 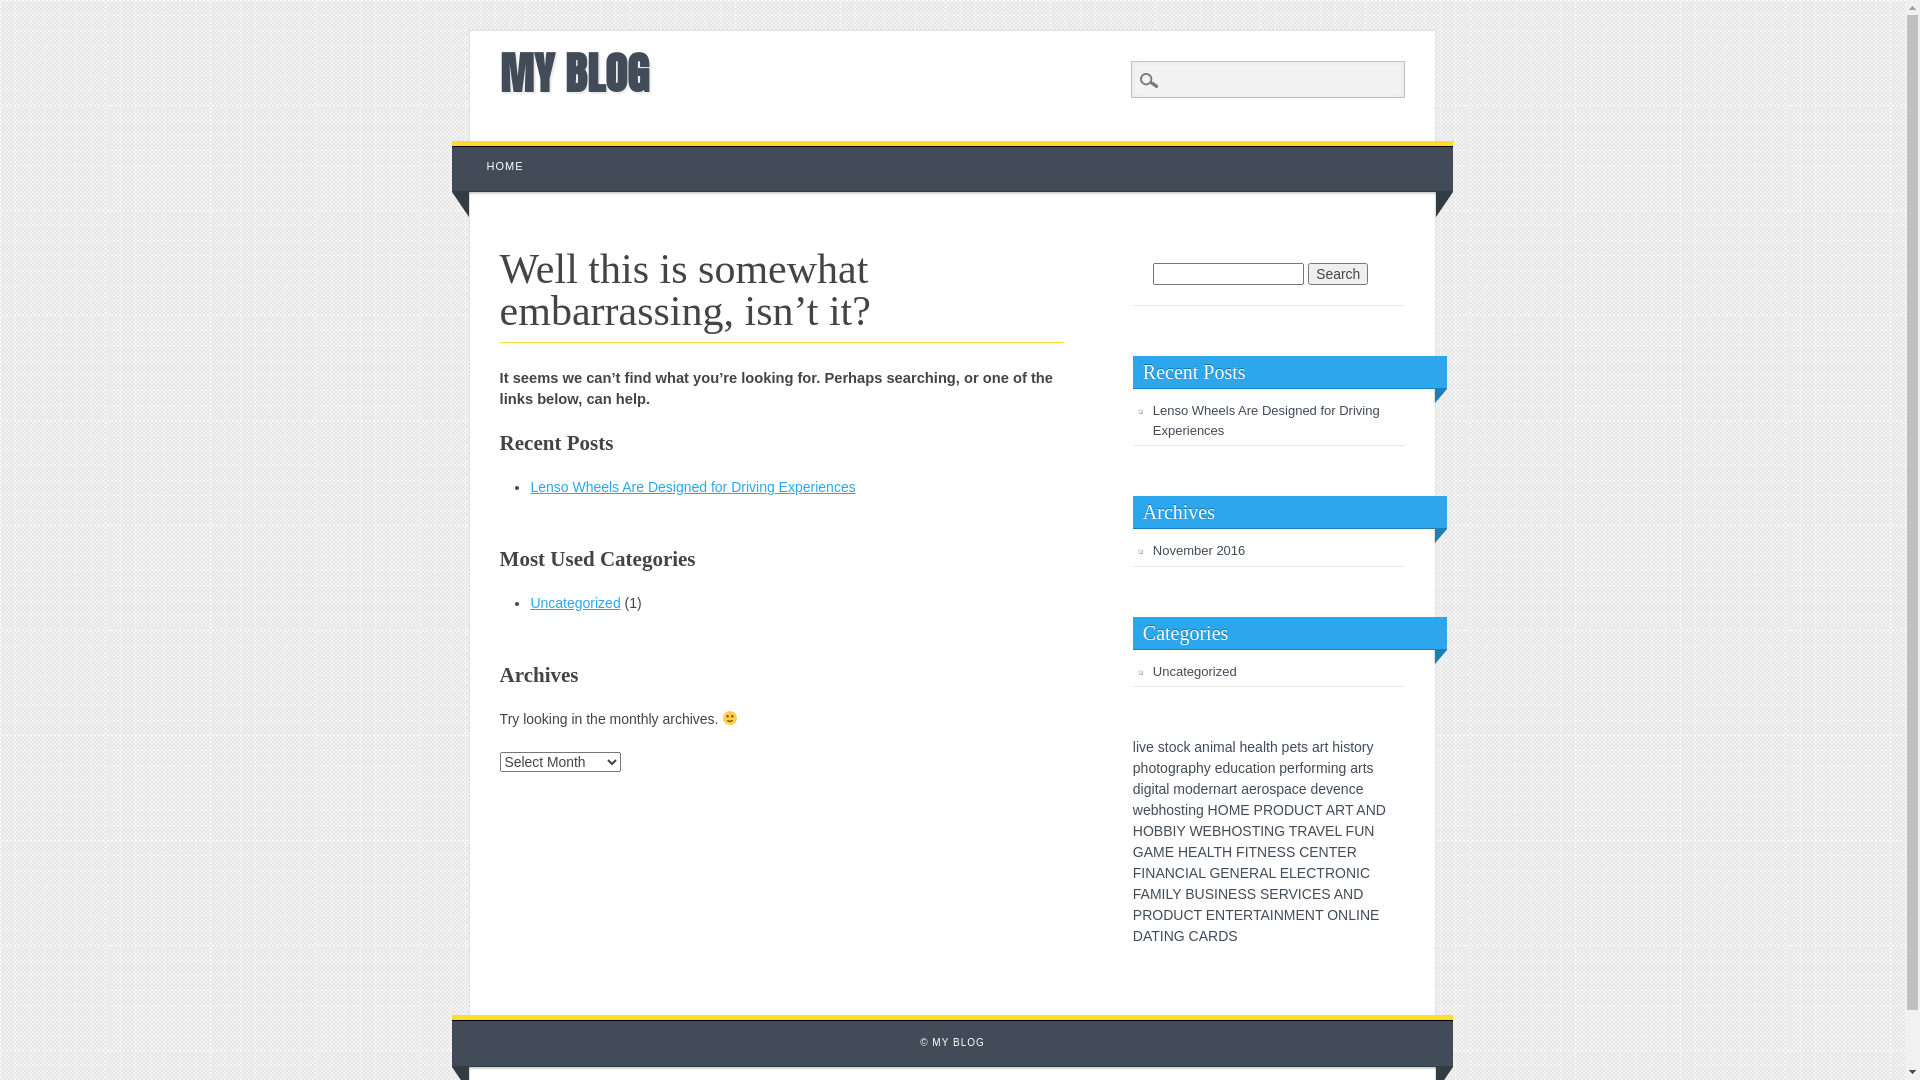 What do you see at coordinates (1137, 788) in the screenshot?
I see `'d'` at bounding box center [1137, 788].